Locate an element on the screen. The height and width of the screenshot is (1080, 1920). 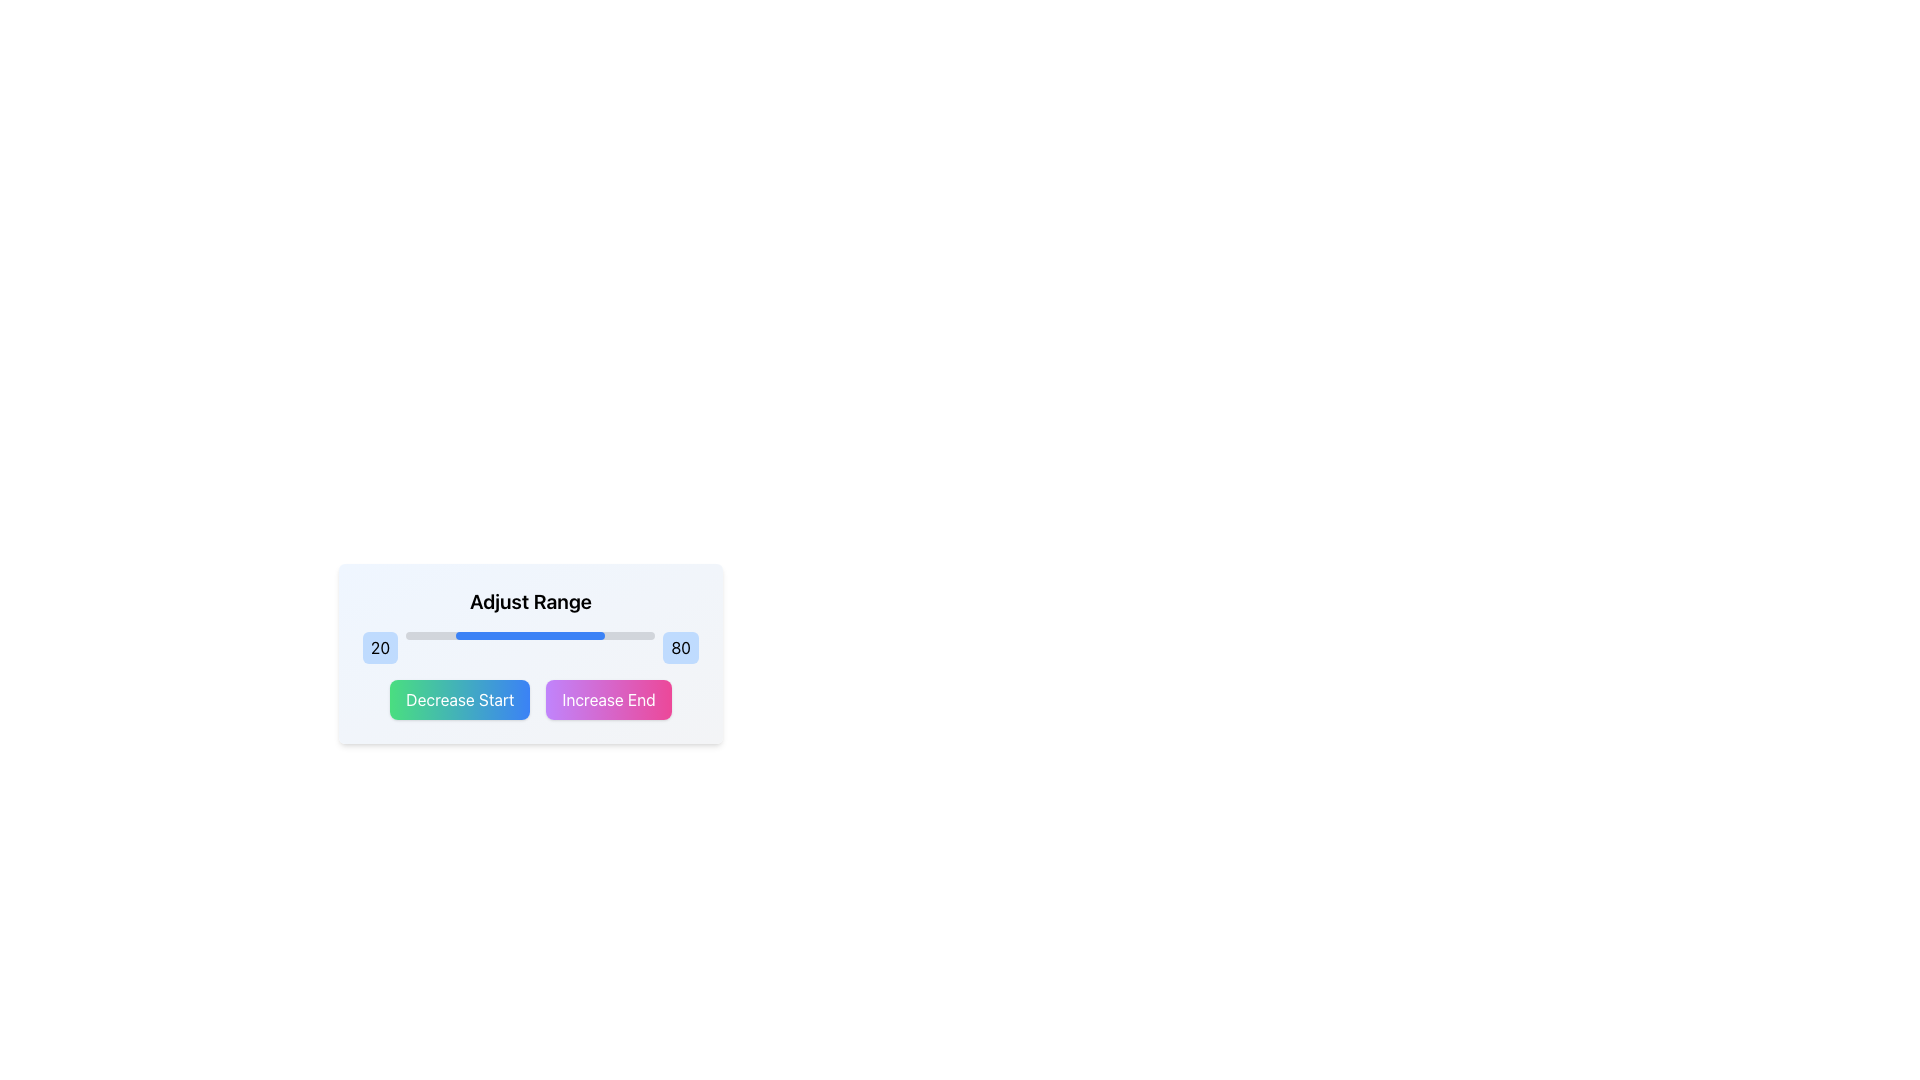
the button that decrements a value, positioned to the left of the 'Increase End' button in the lower part of the interface is located at coordinates (459, 698).